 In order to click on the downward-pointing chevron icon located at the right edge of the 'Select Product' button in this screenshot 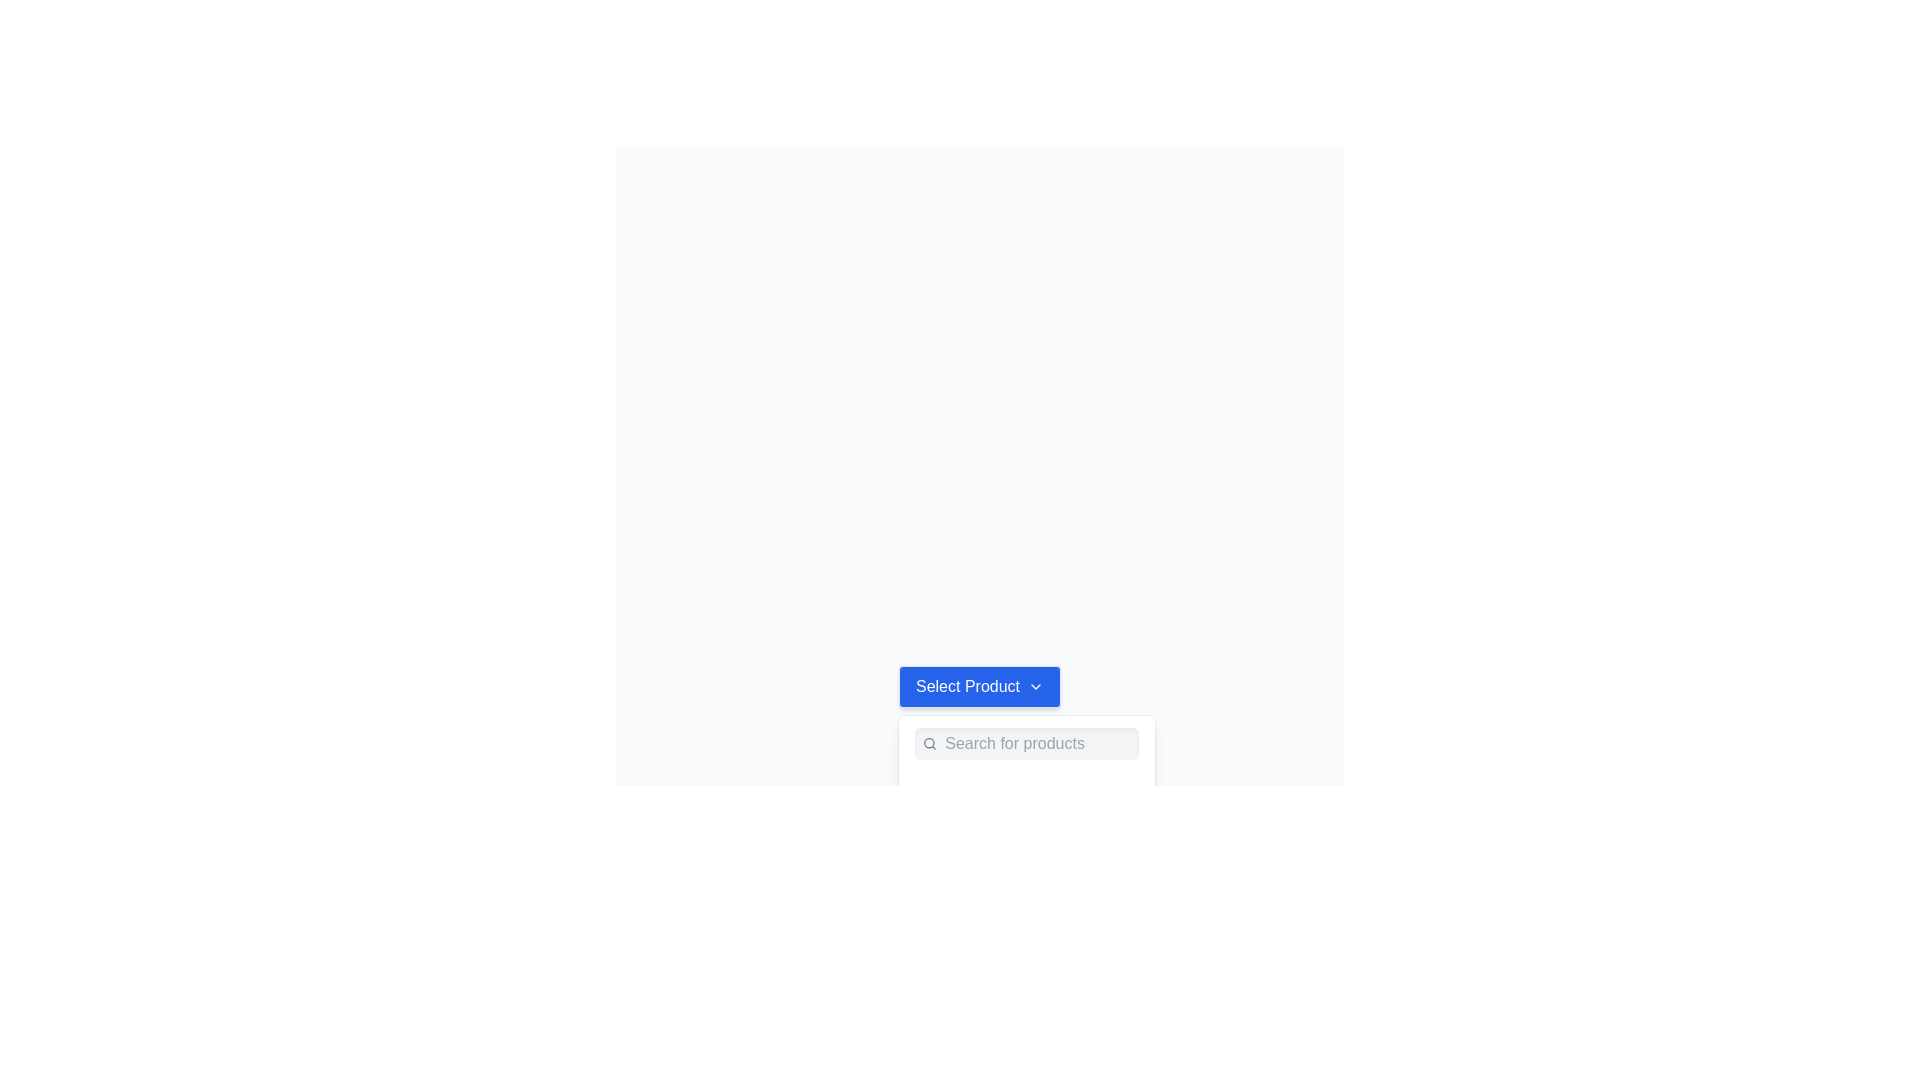, I will do `click(1036, 685)`.